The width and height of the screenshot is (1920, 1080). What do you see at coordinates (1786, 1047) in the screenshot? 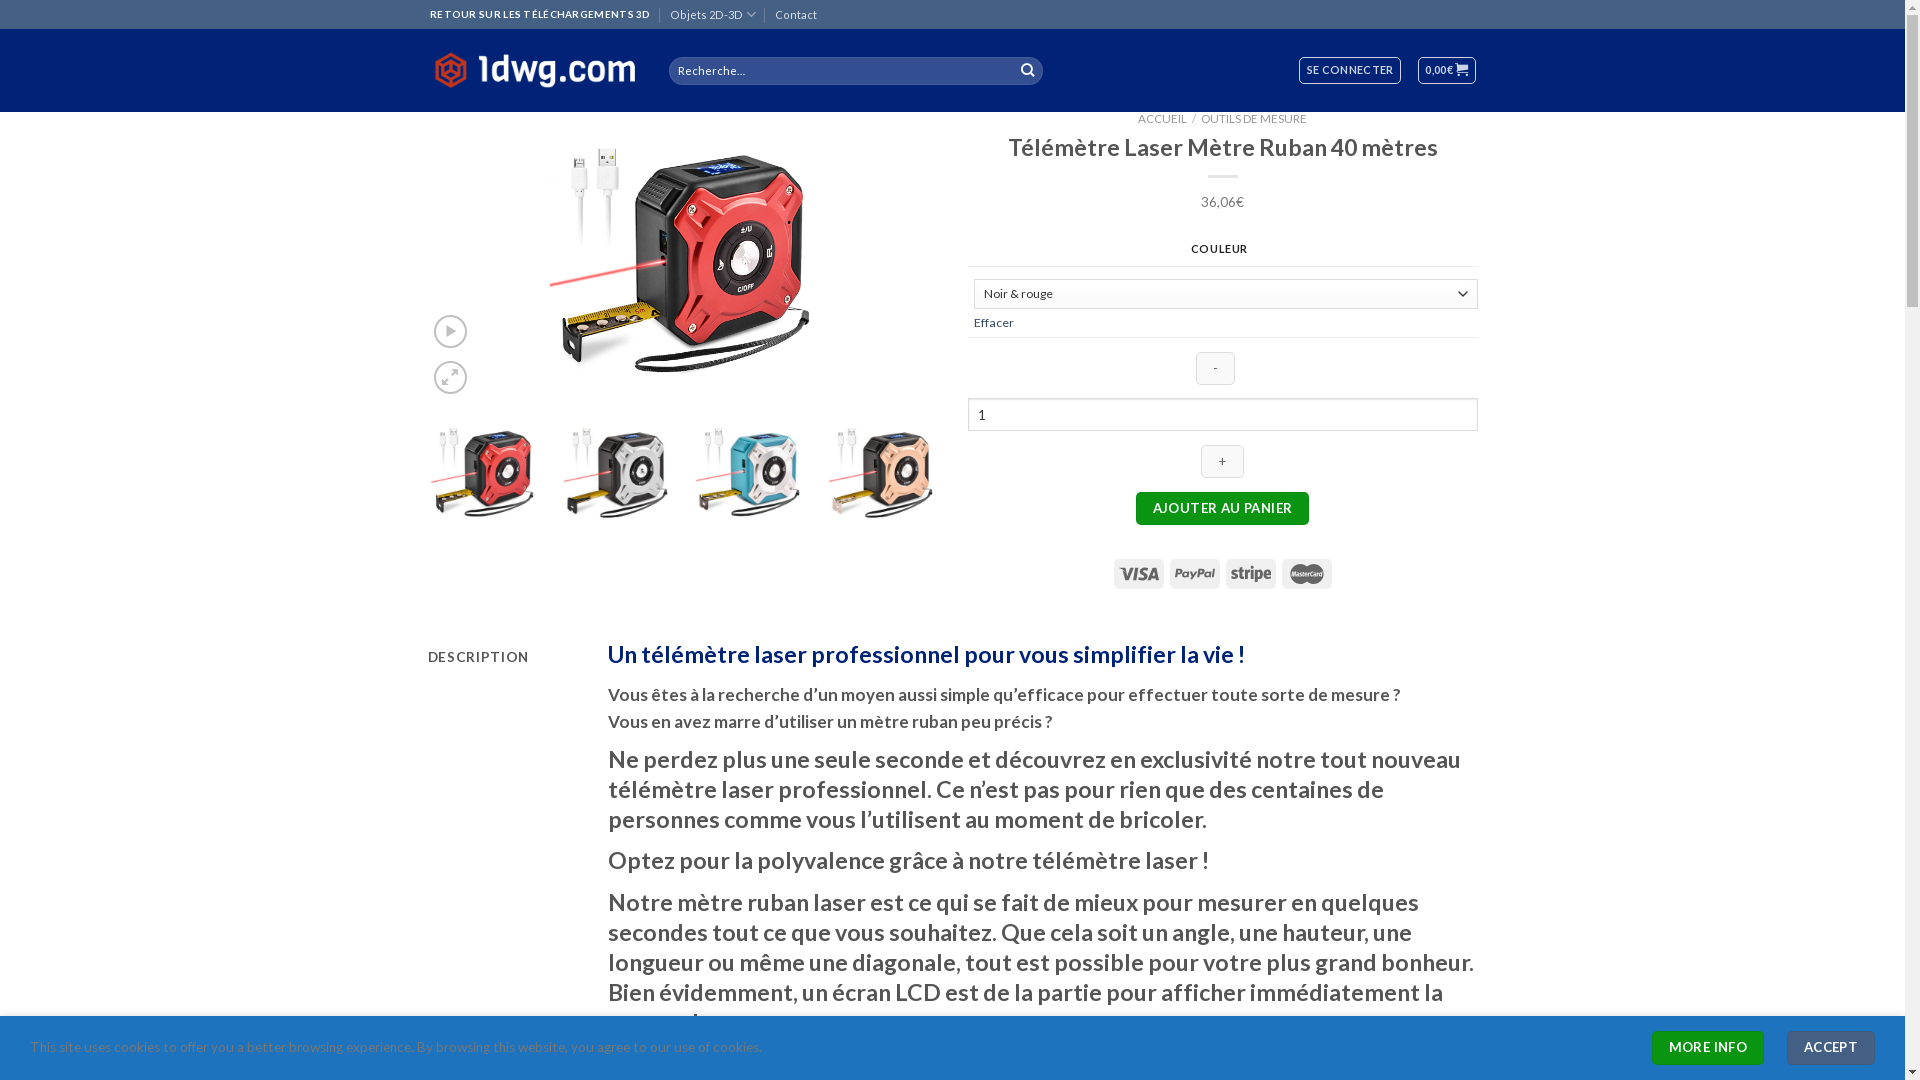
I see `'ACCEPT'` at bounding box center [1786, 1047].